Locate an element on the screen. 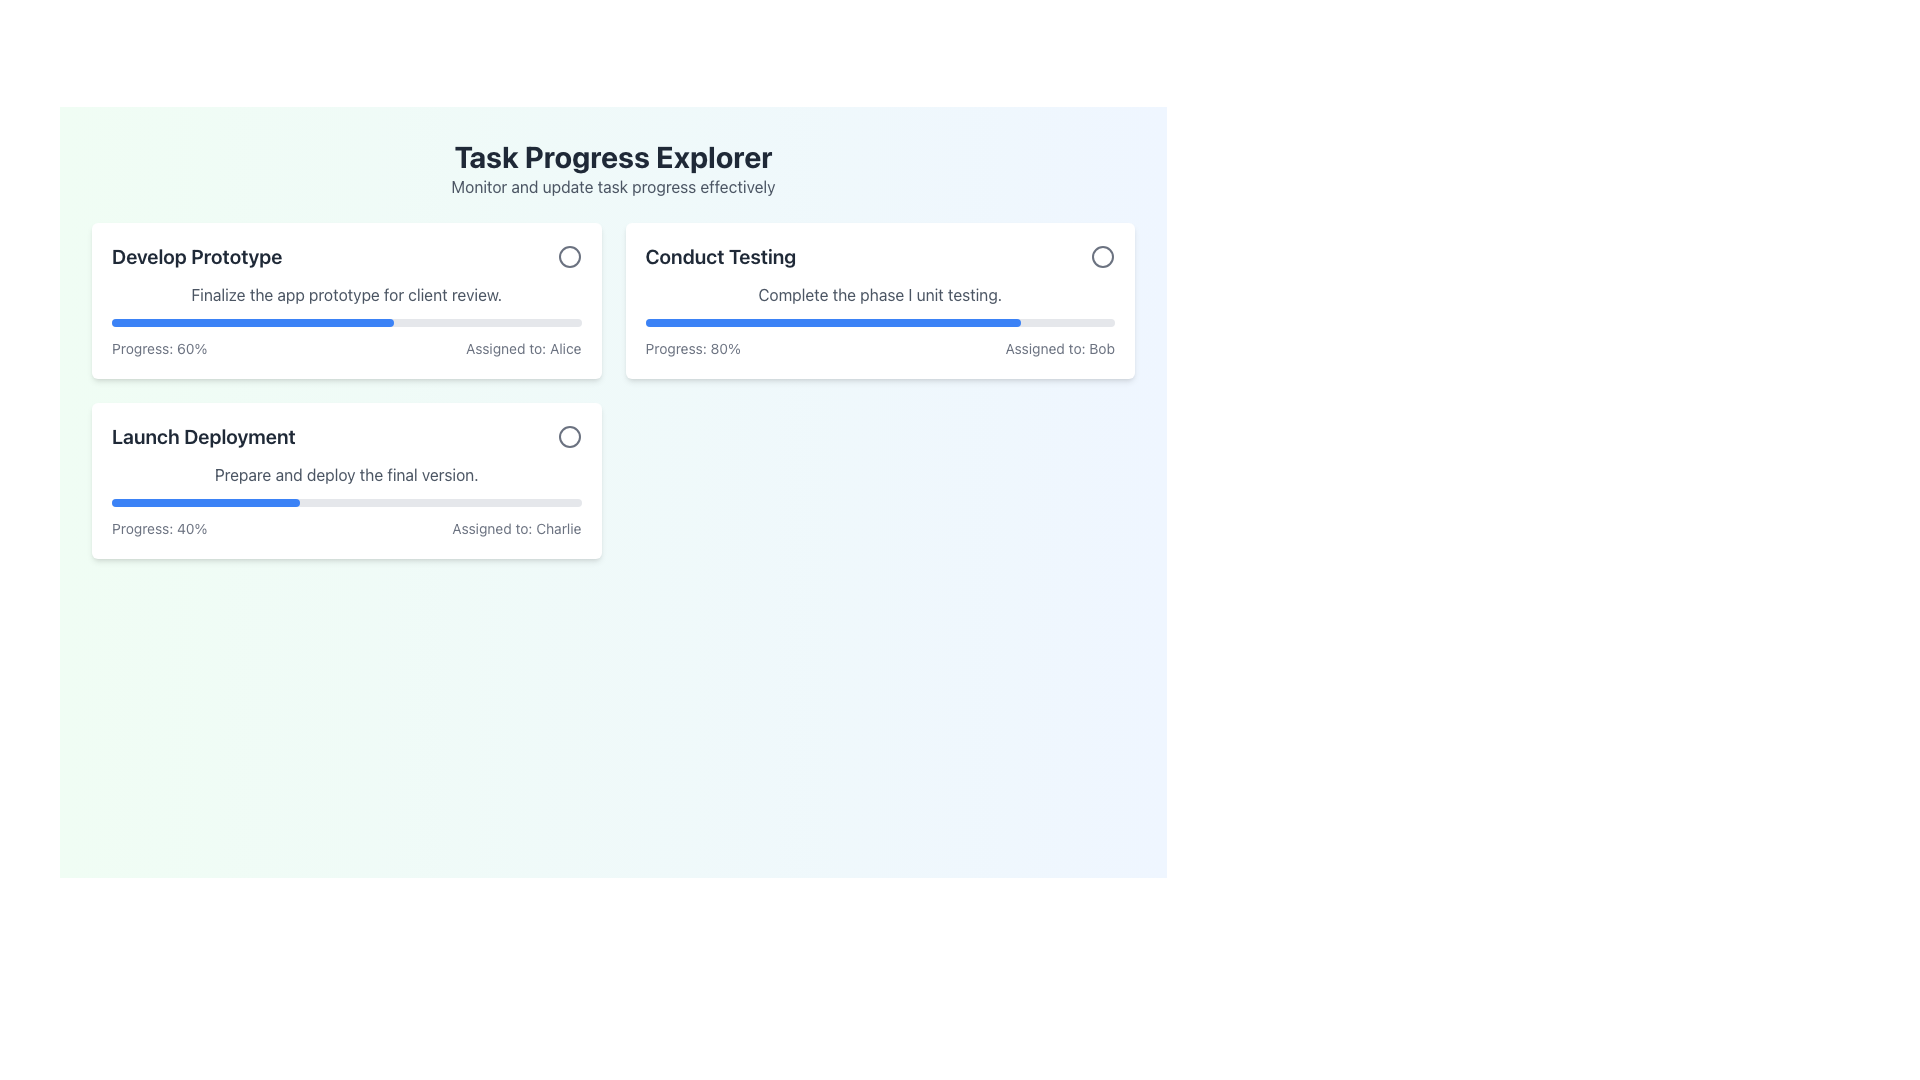 The height and width of the screenshot is (1080, 1920). the progress bar indicating 40% completion in the 'Launch Deployment' section, located below the section title and description, and above the progress text is located at coordinates (346, 501).